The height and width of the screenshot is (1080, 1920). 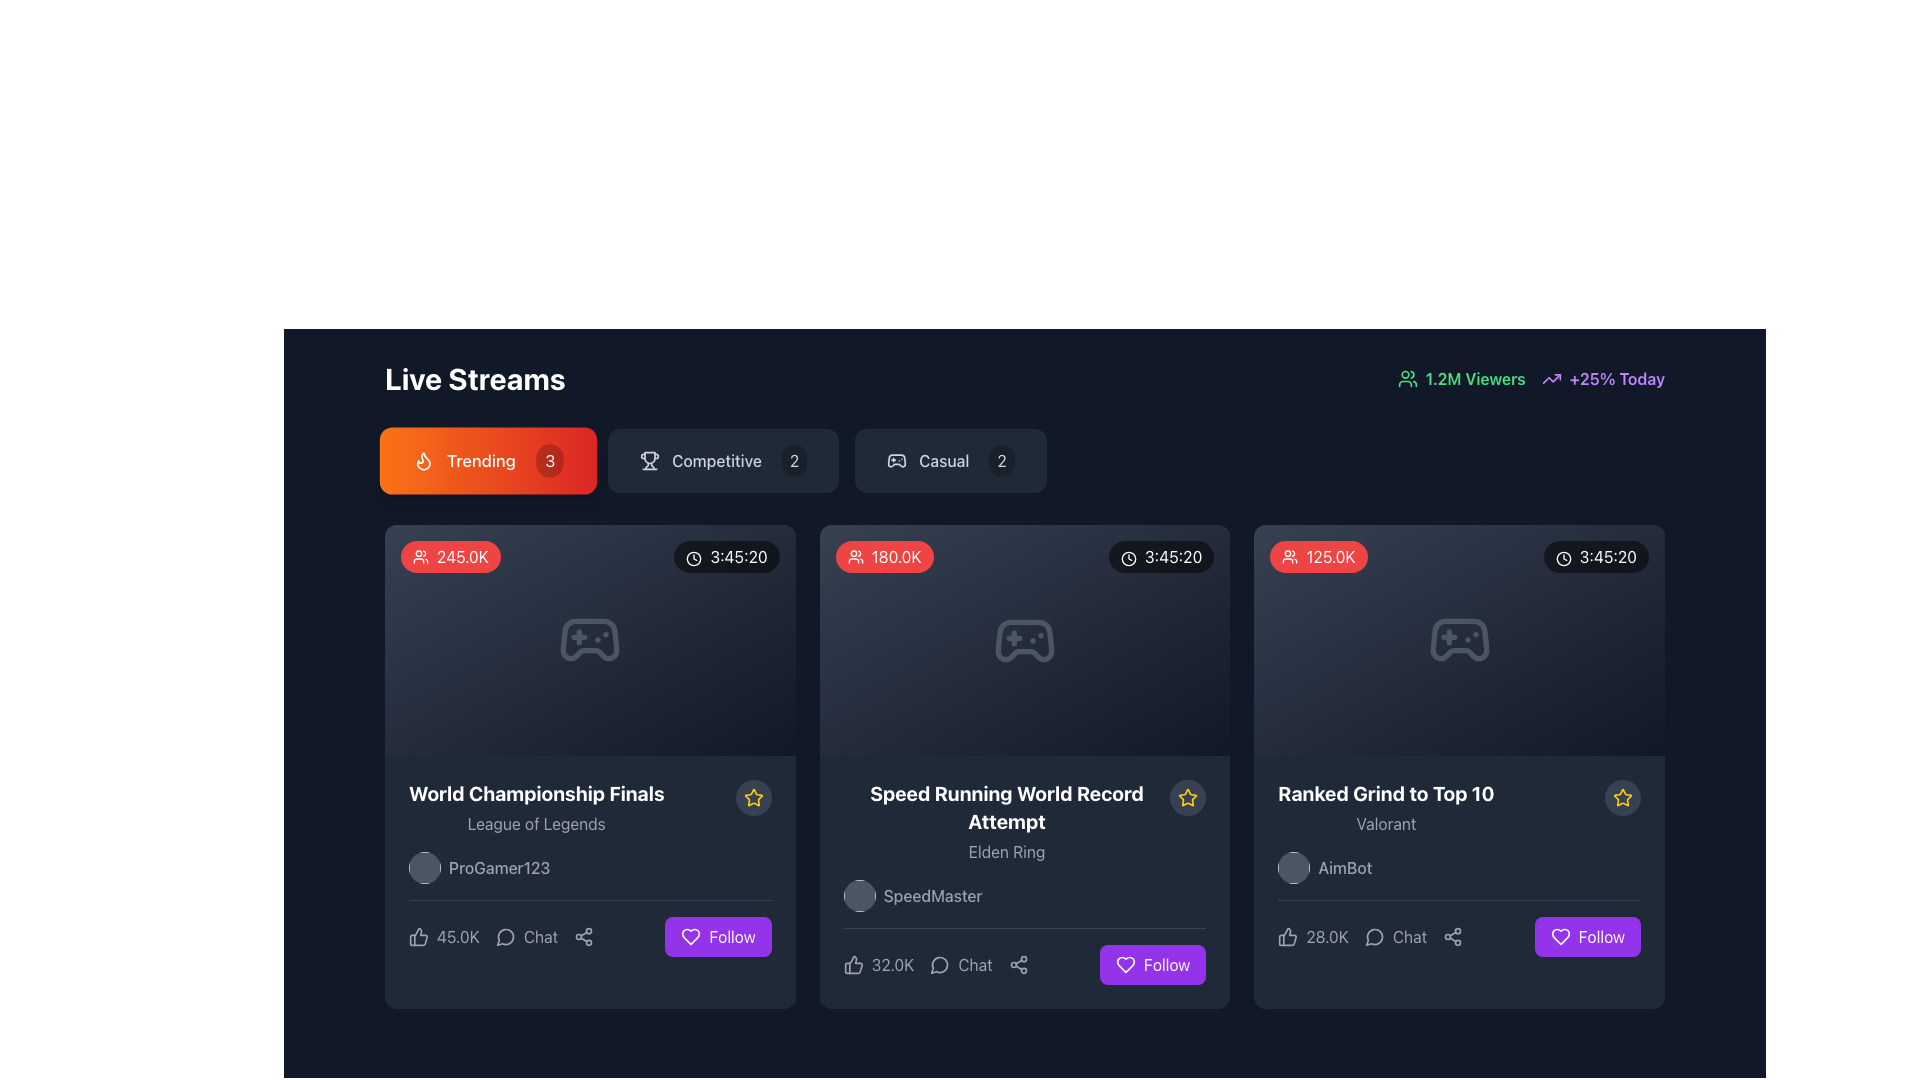 I want to click on the share icon button, which is a gray icon with three interconnected circles and two lines, located in the toolbar beneath the 'Speed Running World Record Attempt' card, so click(x=1018, y=963).